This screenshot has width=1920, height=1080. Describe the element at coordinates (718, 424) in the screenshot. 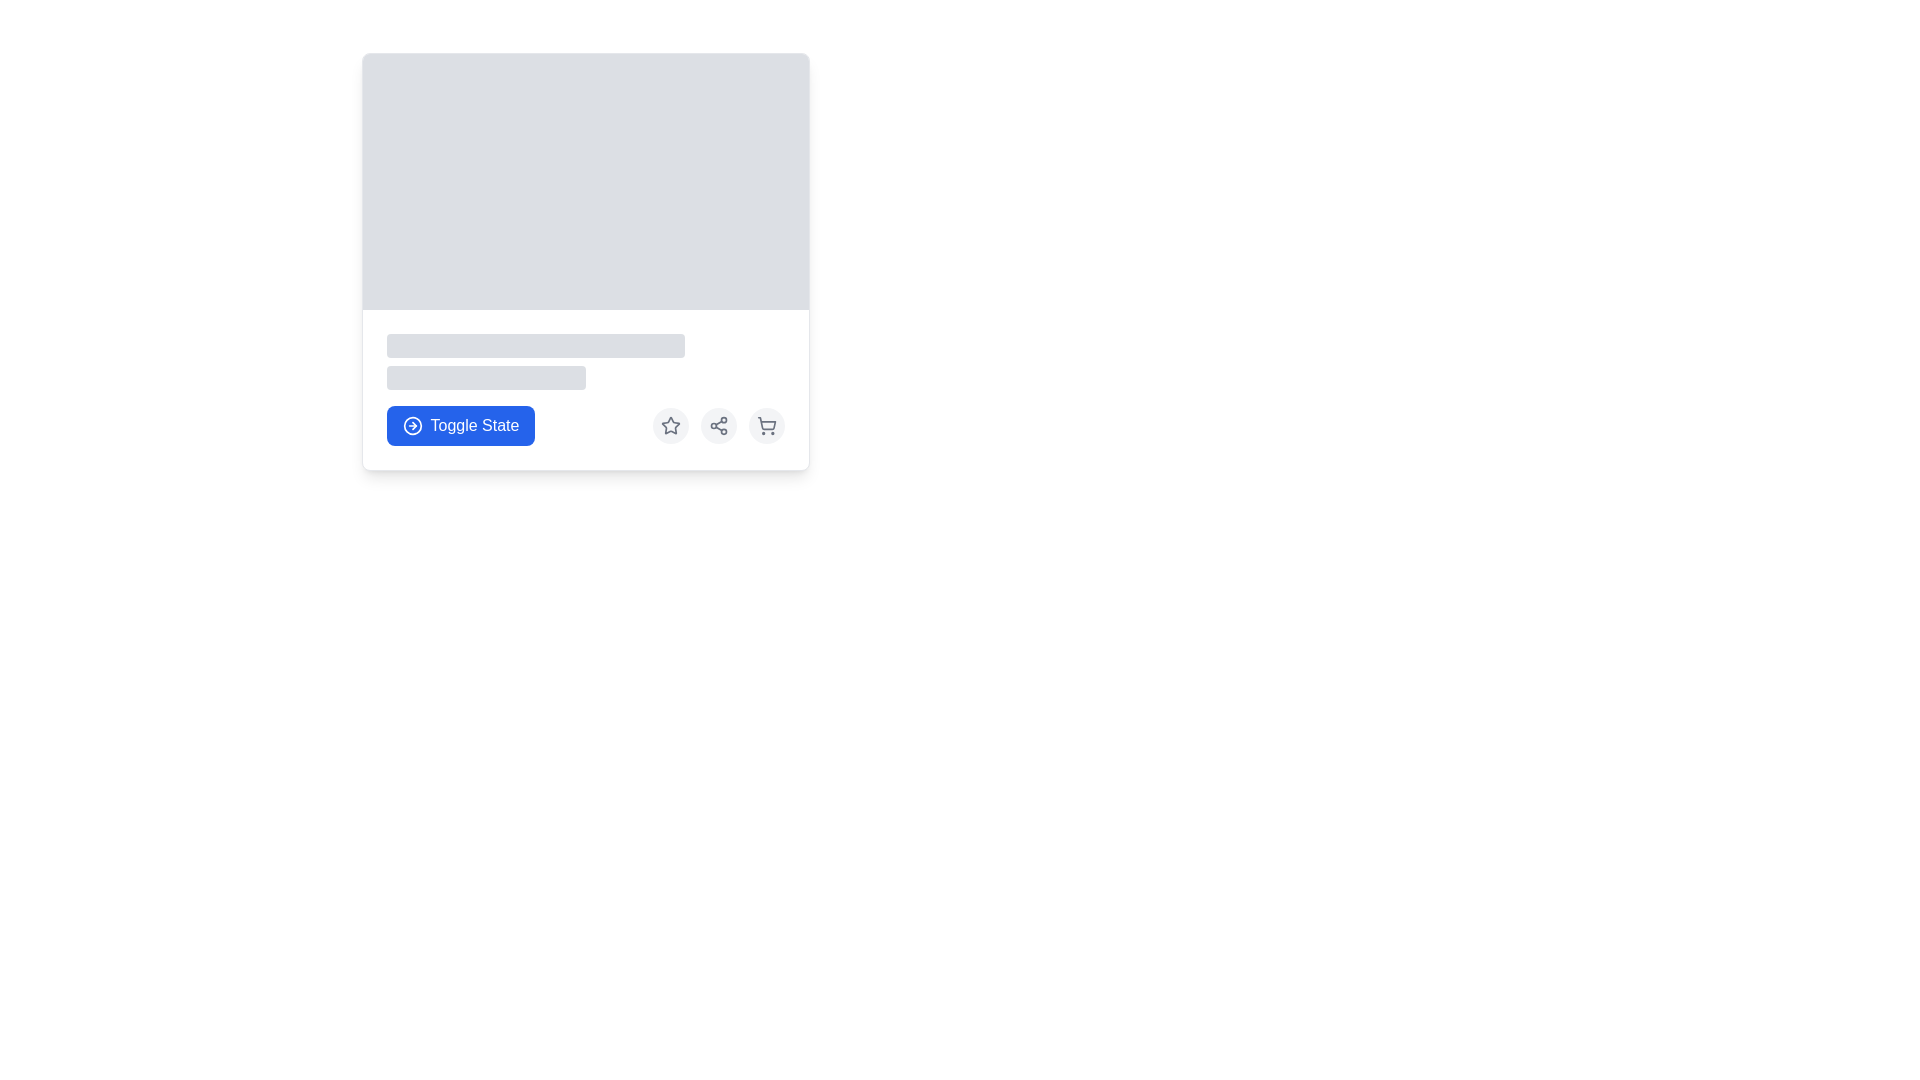

I see `the circular button with a light gray background and a share icon, located` at that location.